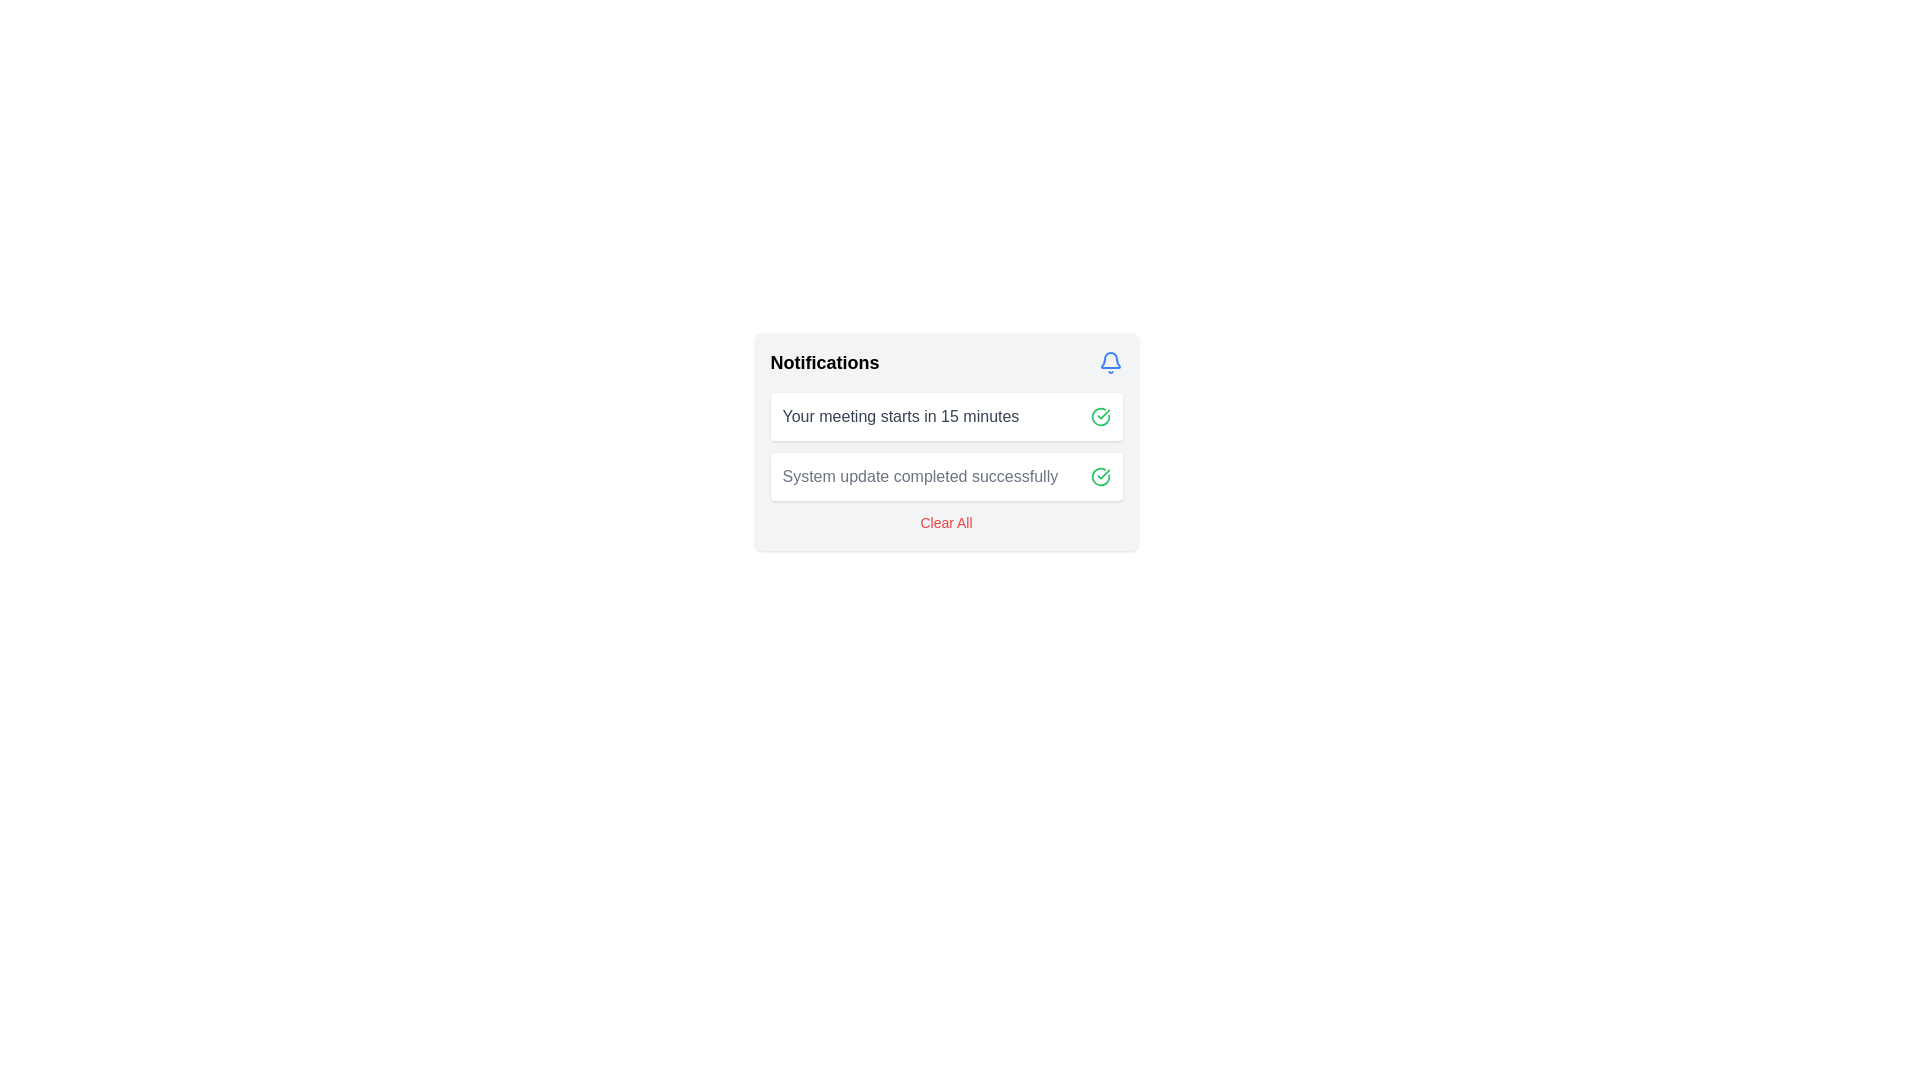  I want to click on the visual confirmation icon located at the right end of the notification titled 'System update completed successfully', so click(1099, 477).